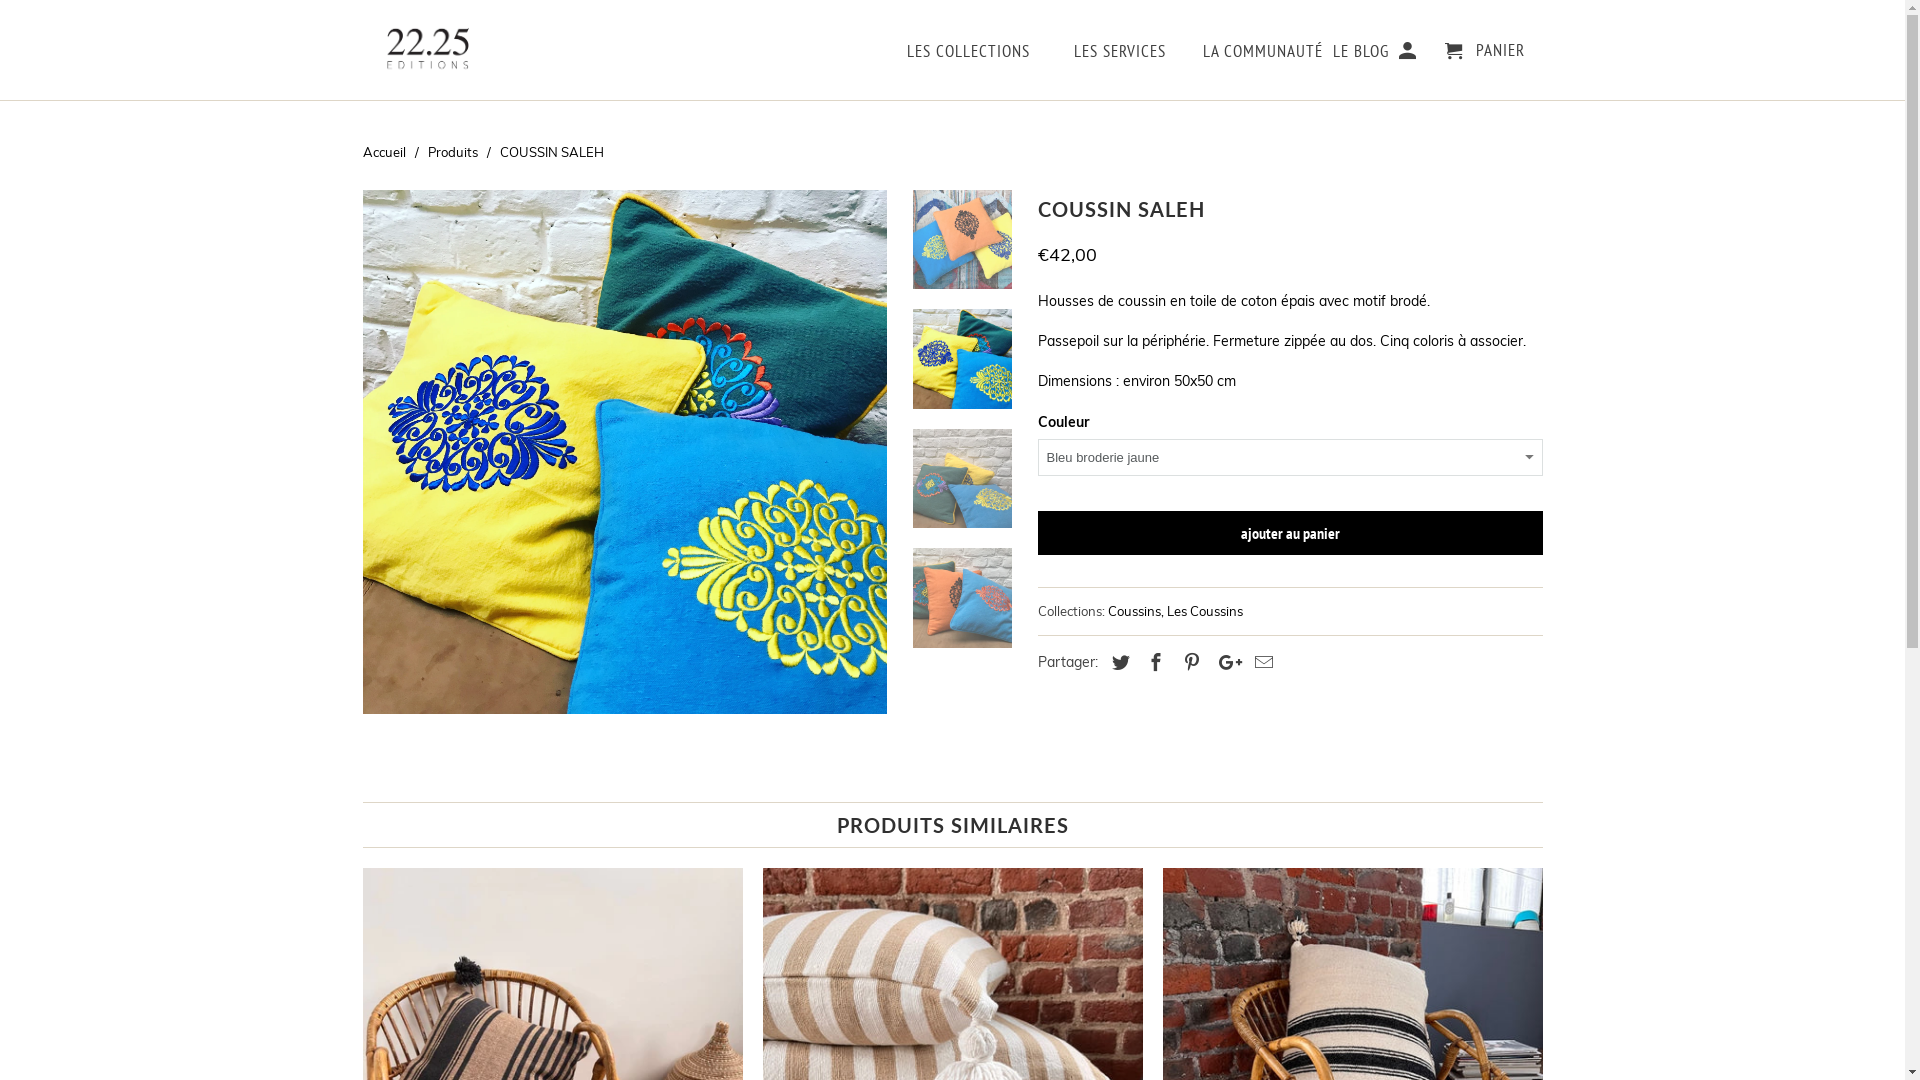  What do you see at coordinates (1189, 662) in the screenshot?
I see `'Partagez ceci sur Pinterest'` at bounding box center [1189, 662].